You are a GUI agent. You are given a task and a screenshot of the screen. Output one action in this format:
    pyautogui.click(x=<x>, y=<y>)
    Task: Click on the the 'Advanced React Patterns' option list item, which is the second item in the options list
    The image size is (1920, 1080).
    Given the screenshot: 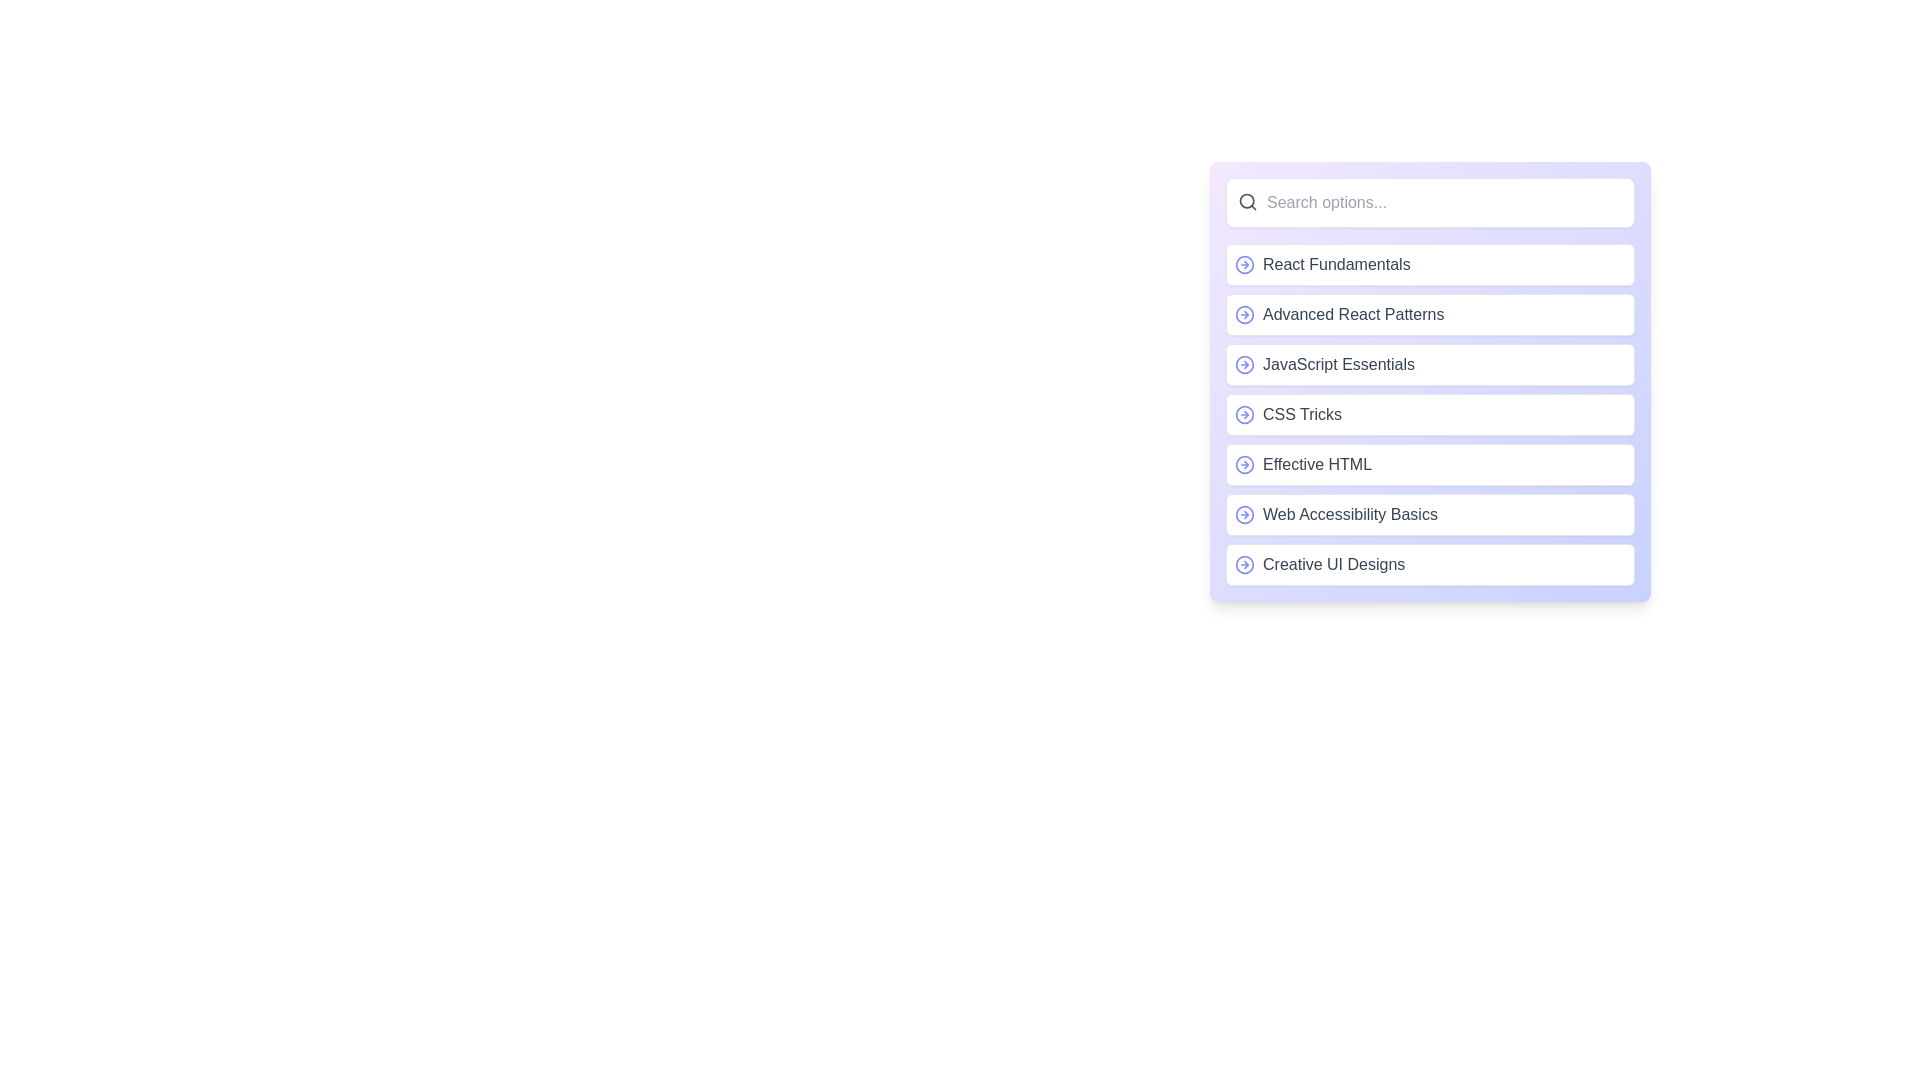 What is the action you would take?
    pyautogui.click(x=1429, y=315)
    